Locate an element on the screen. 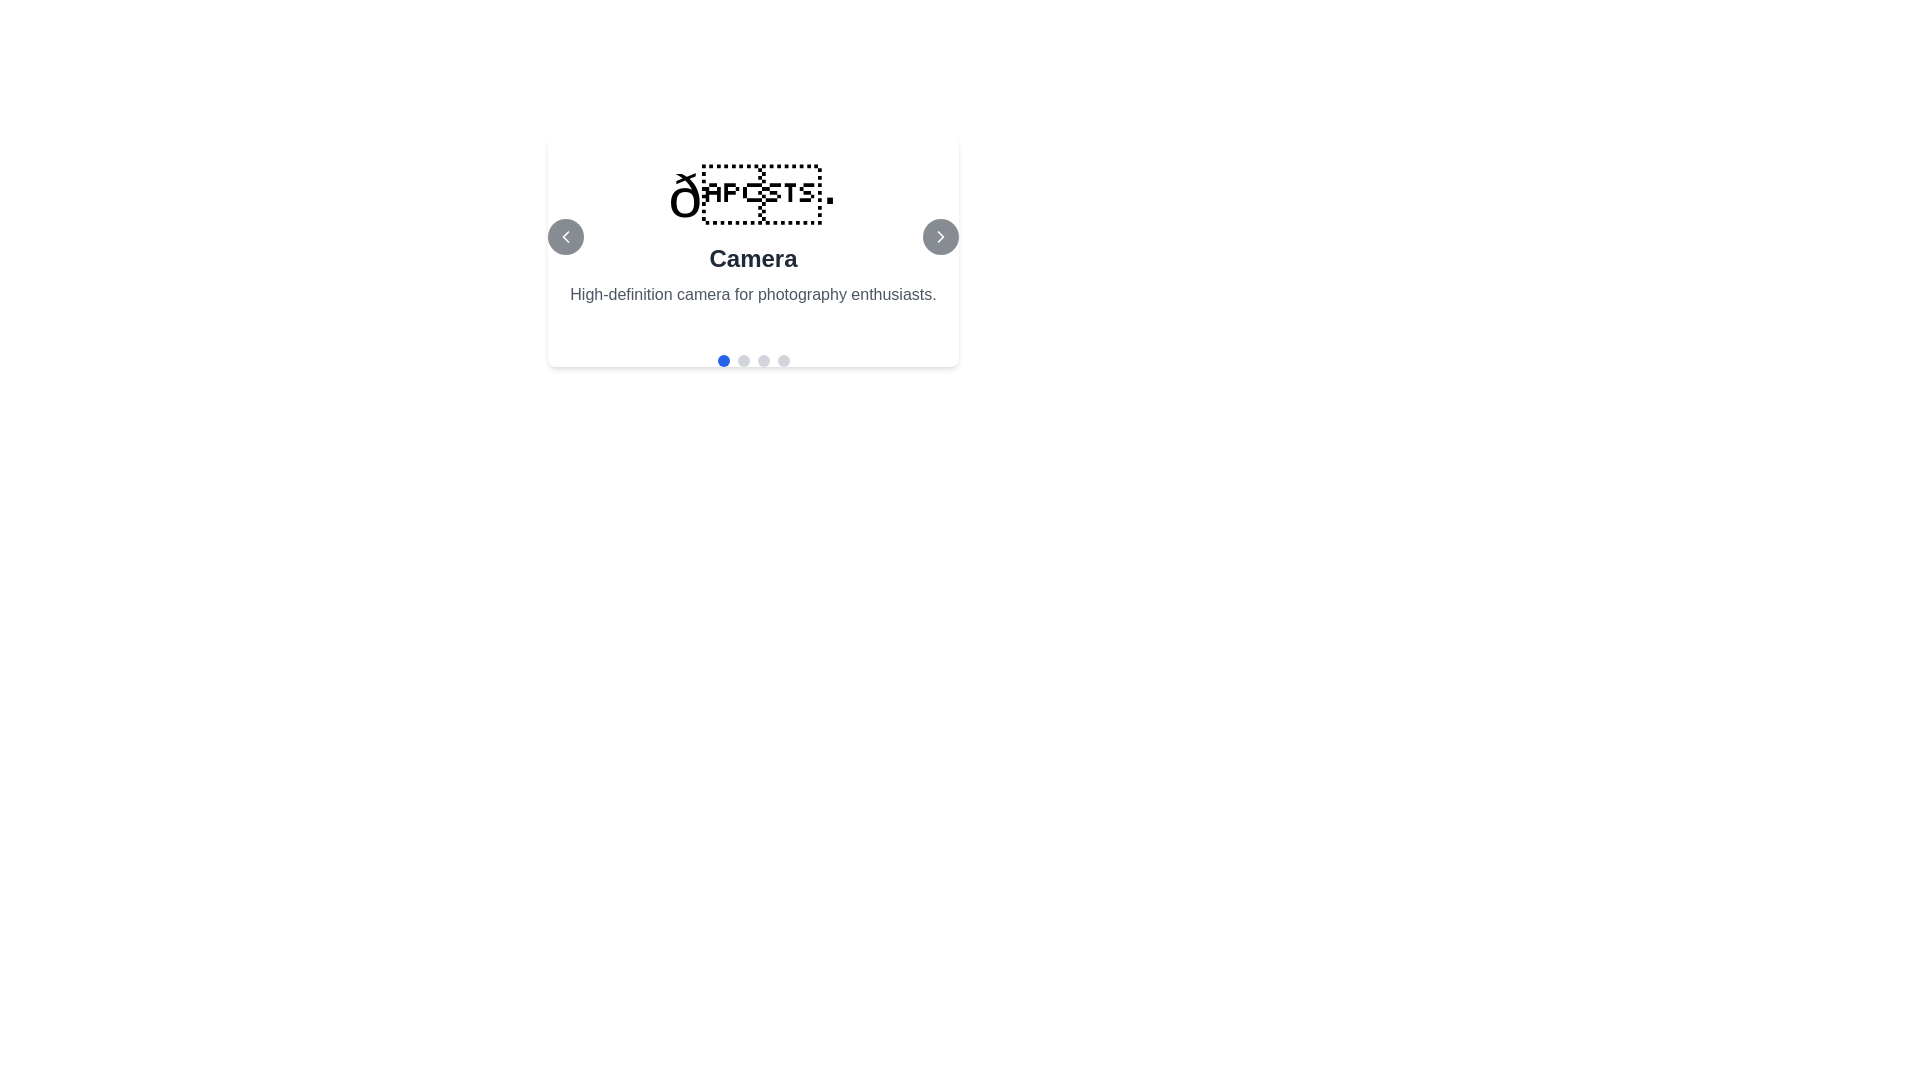 The image size is (1920, 1080). the text label displaying 'Camera' in bold, large dark gray font, located within a card section, below an emoji icon and above a description text is located at coordinates (752, 257).